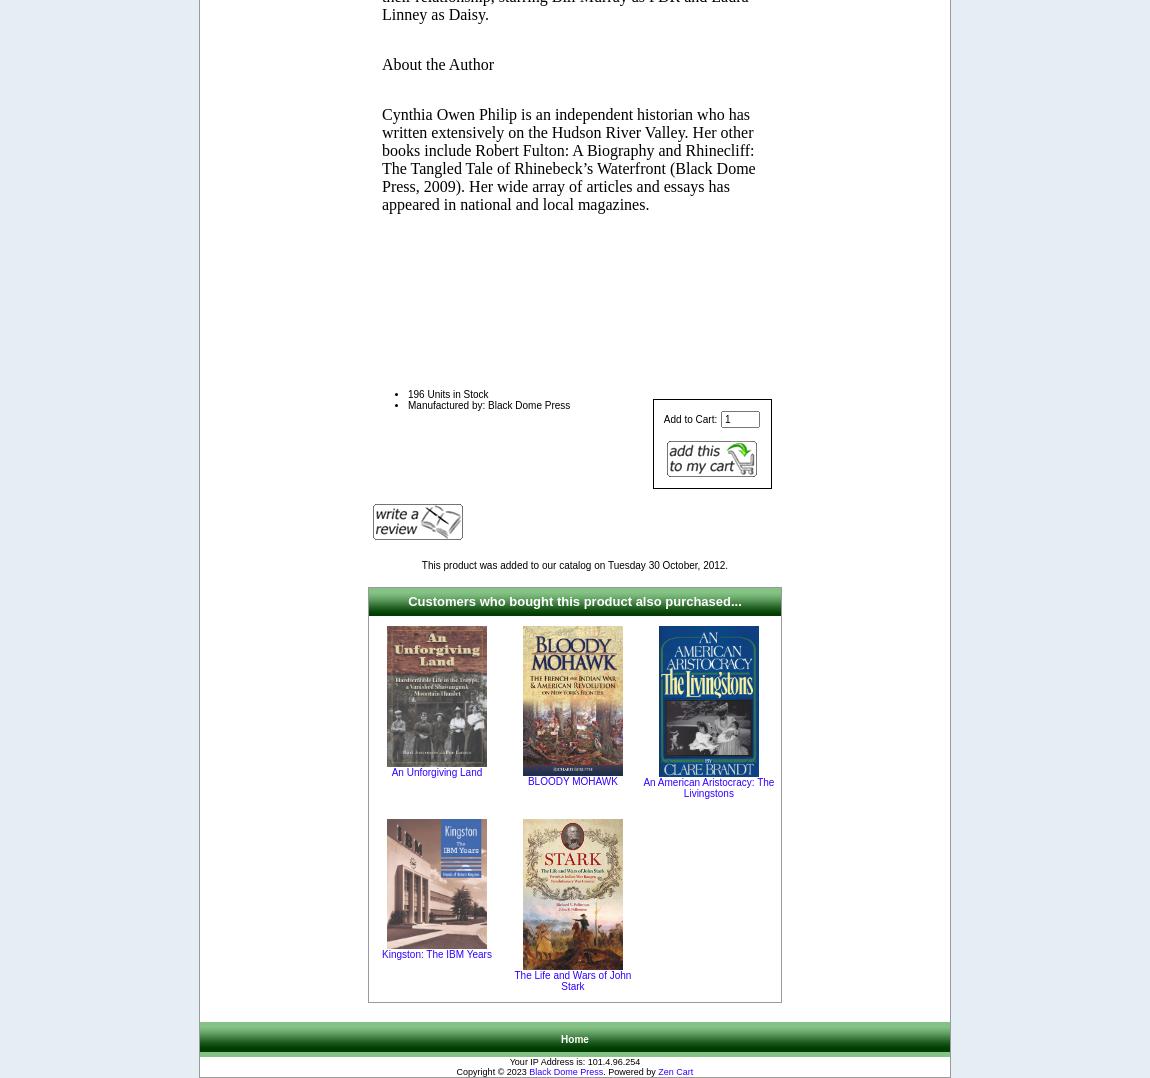 The width and height of the screenshot is (1150, 1078). What do you see at coordinates (690, 417) in the screenshot?
I see `'Add to Cart:'` at bounding box center [690, 417].